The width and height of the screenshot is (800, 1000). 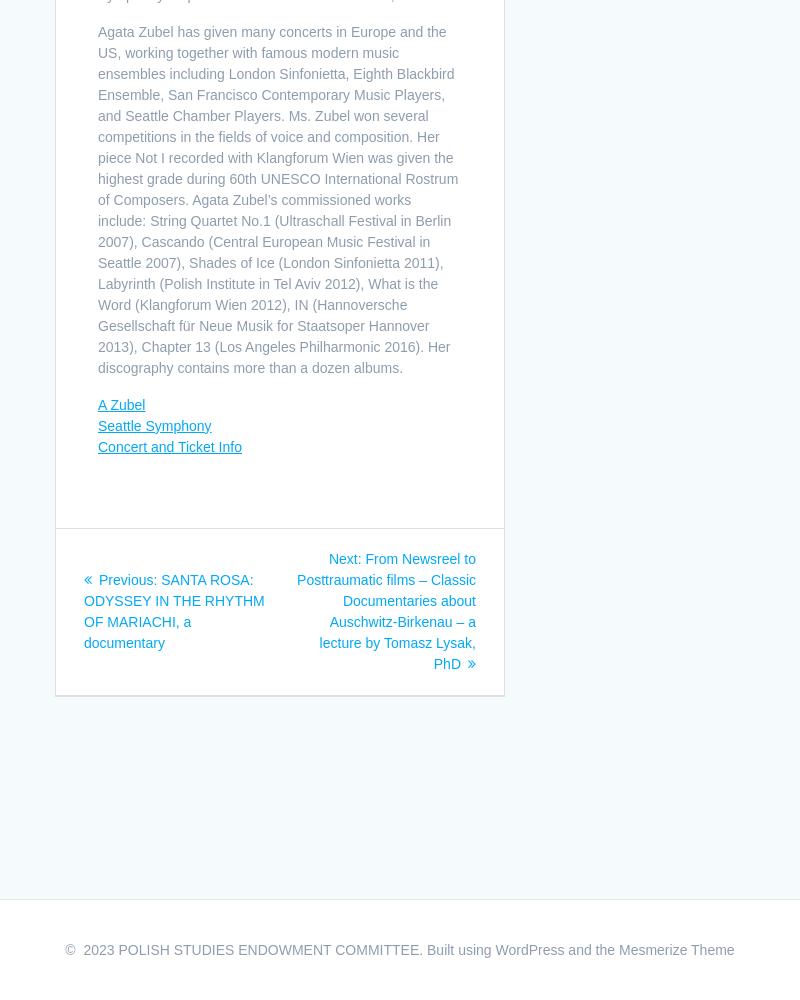 What do you see at coordinates (173, 609) in the screenshot?
I see `'SANTA ROSA: ODYSSEY IN THE RHYTHM OF MARIACHI, a documentary'` at bounding box center [173, 609].